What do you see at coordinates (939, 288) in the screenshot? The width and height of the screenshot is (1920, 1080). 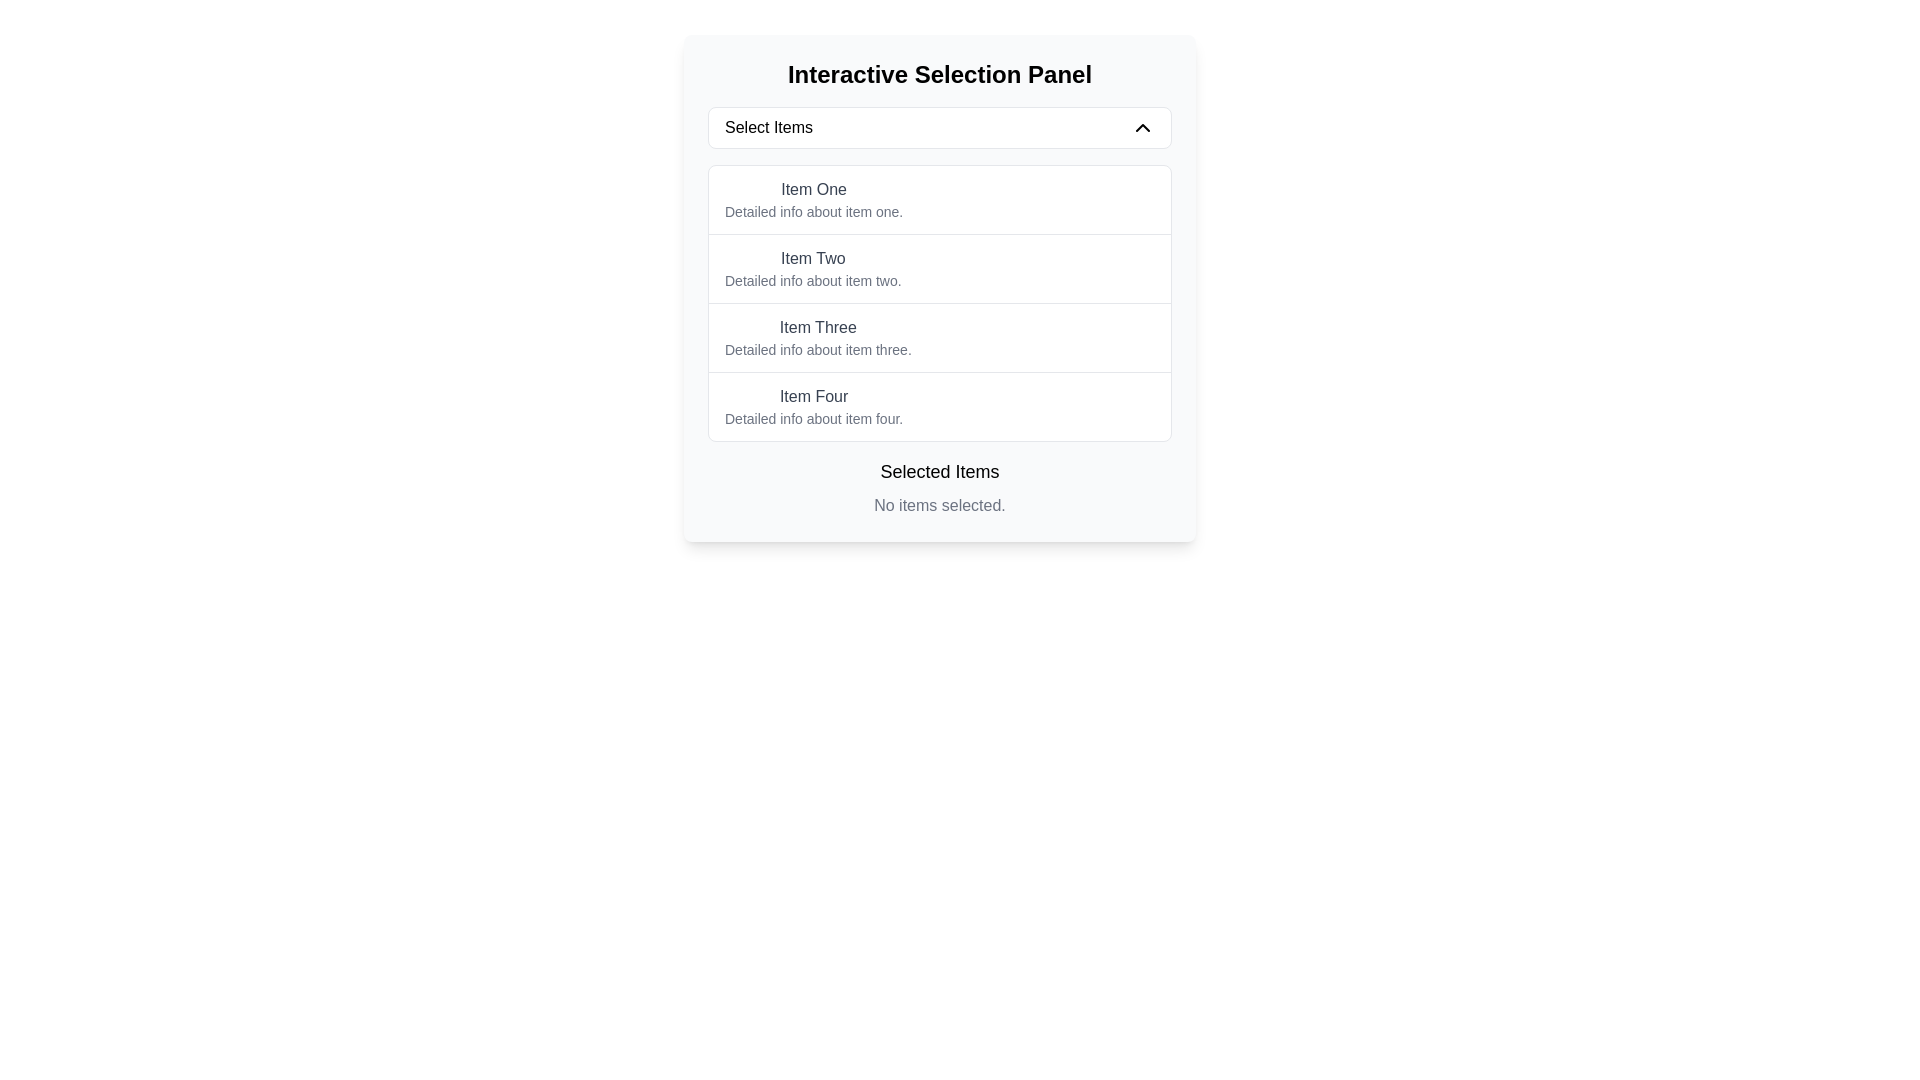 I see `the second row of the selectable list item in the 'Interactive Selection Panel'` at bounding box center [939, 288].